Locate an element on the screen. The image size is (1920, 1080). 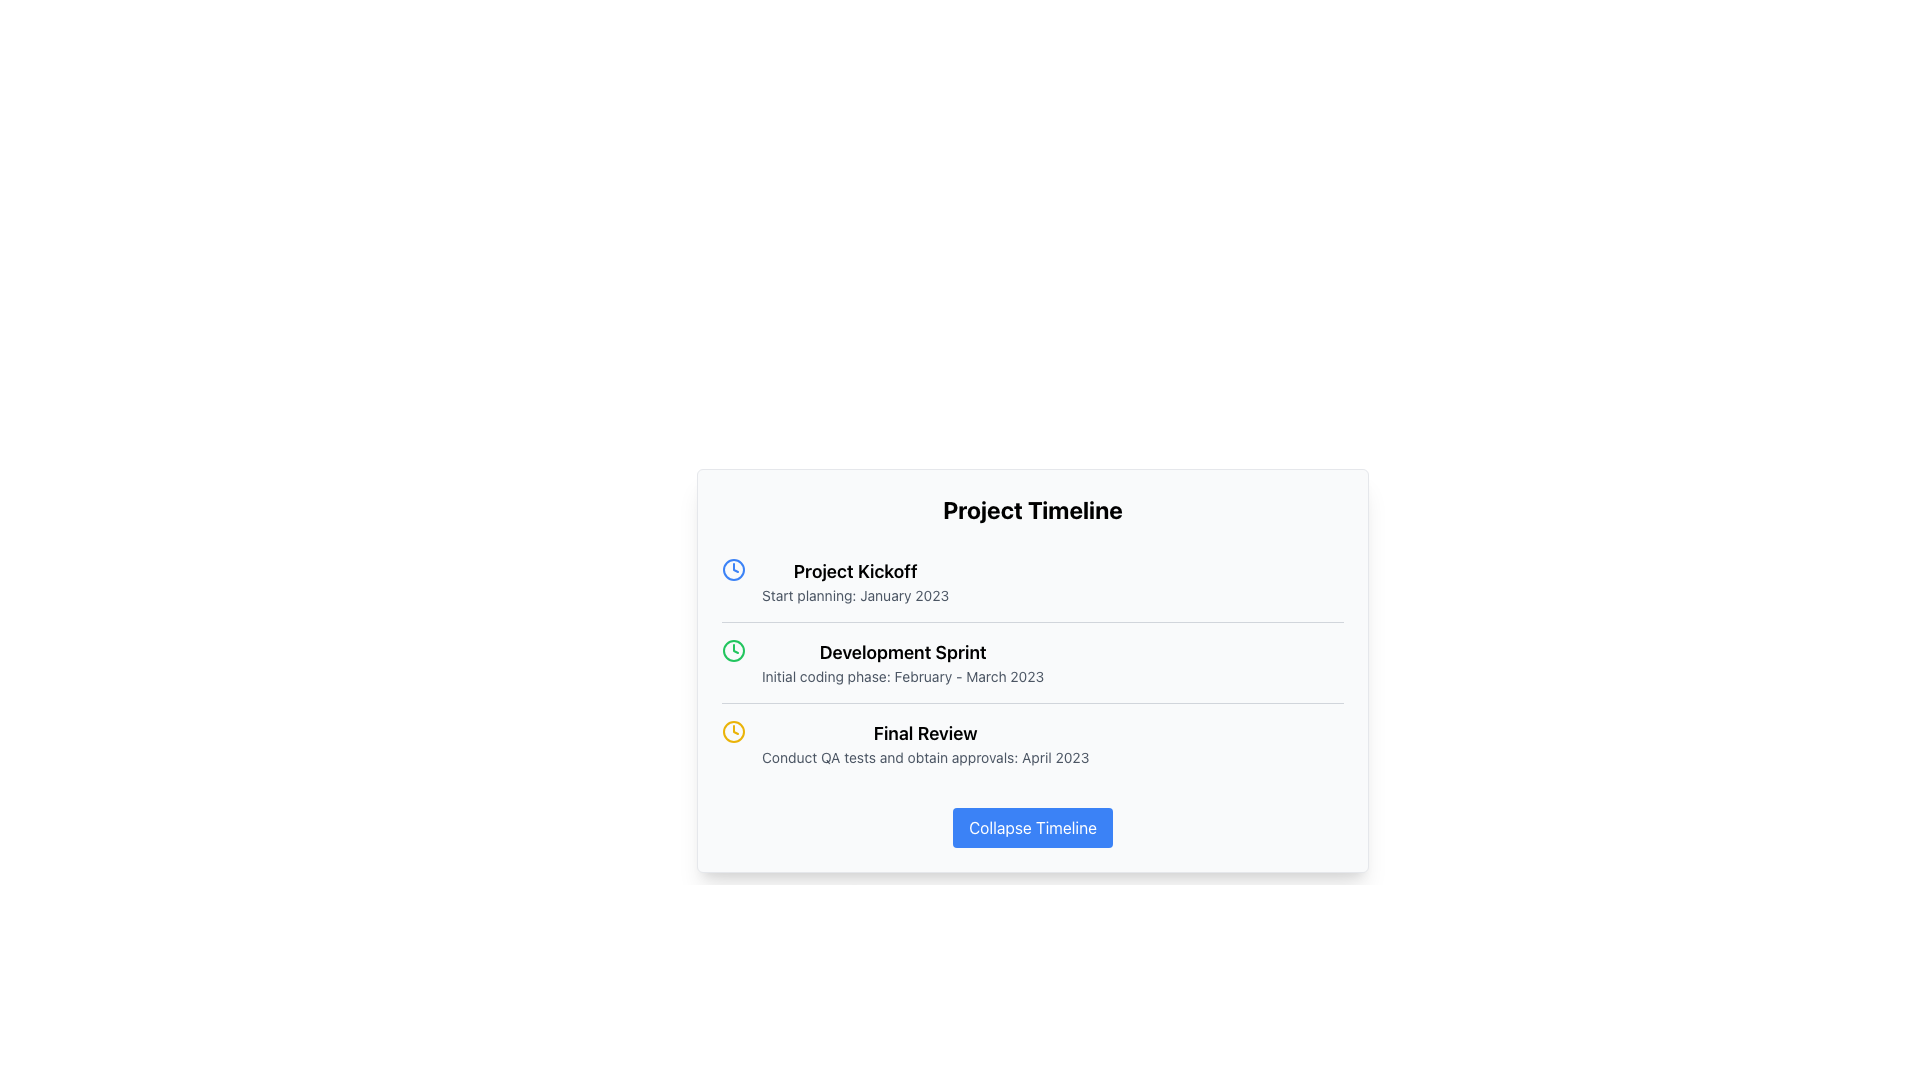
the outer circular part of the clock icon located to the left of the text 'Project Kickoff' within the 'Project Timeline' section is located at coordinates (733, 570).